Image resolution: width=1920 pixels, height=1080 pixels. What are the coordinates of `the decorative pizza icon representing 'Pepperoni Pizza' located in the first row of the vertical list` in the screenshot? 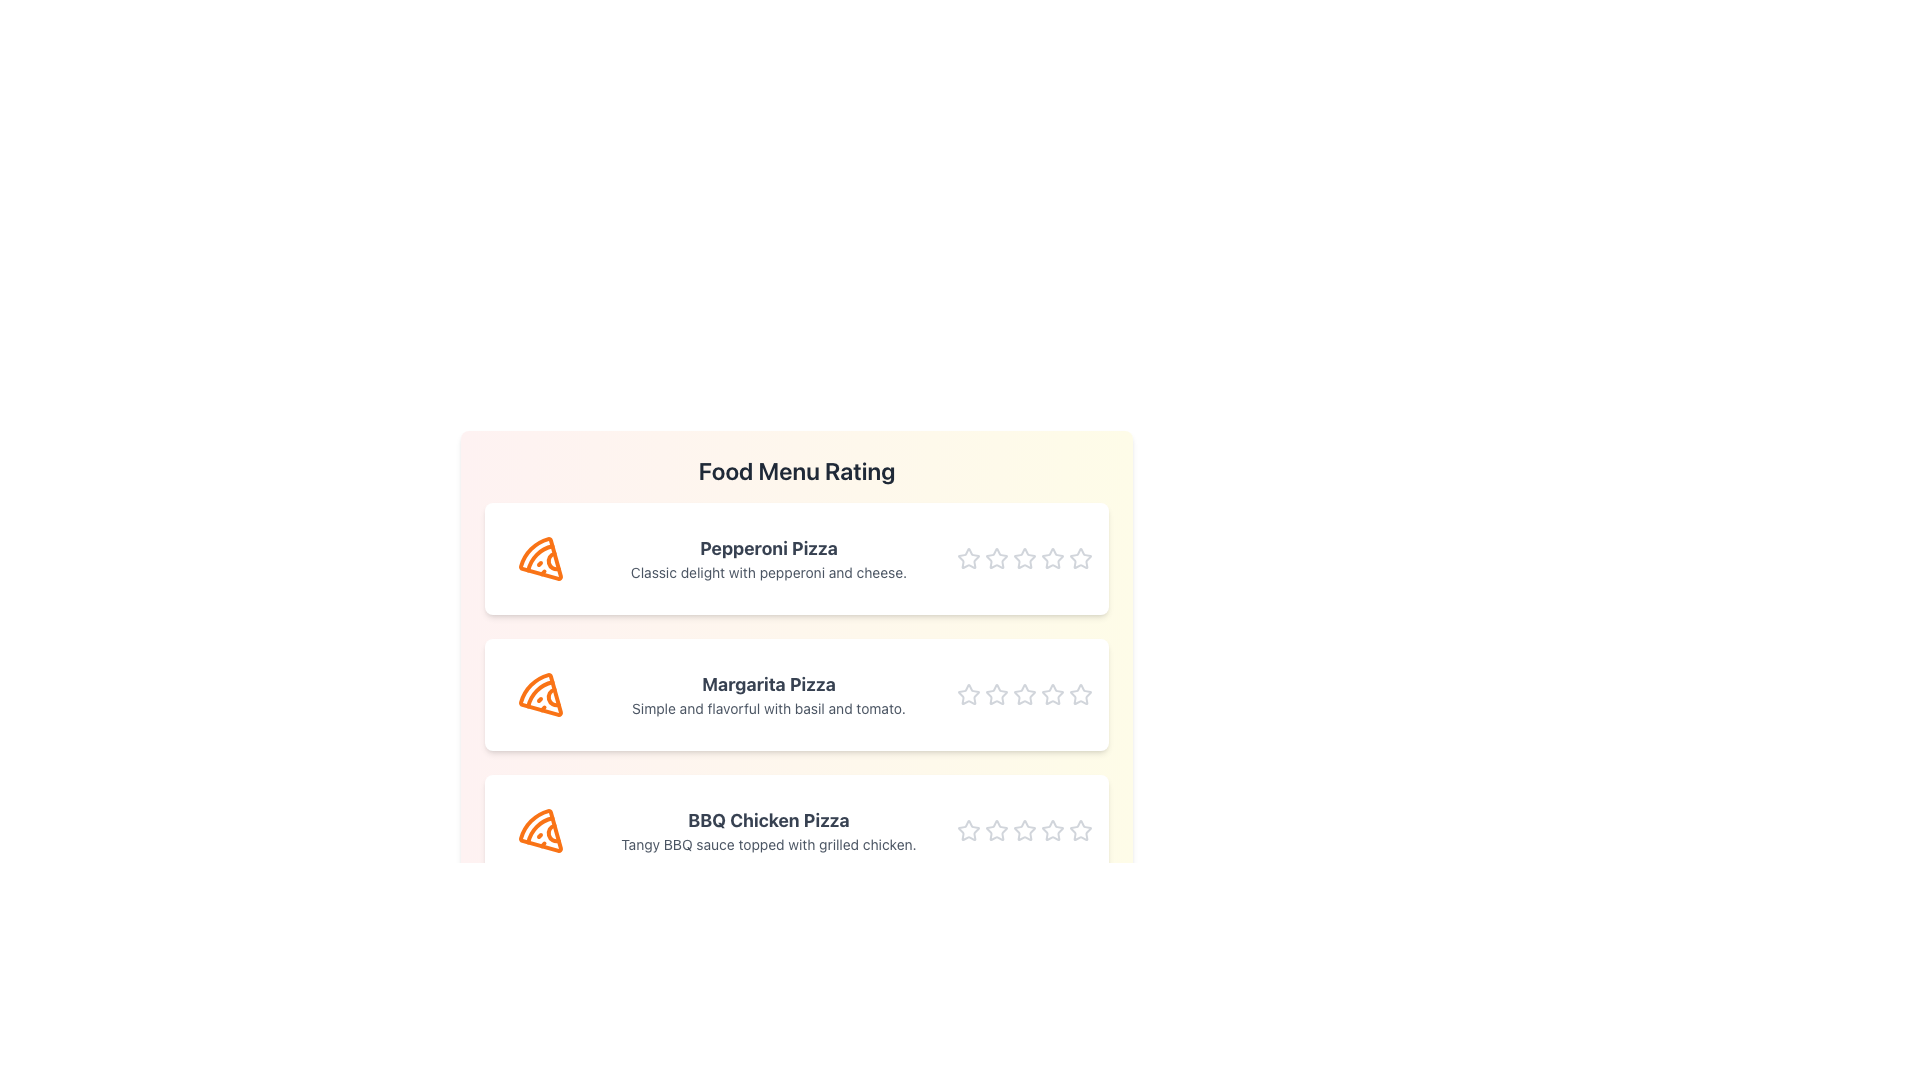 It's located at (541, 559).